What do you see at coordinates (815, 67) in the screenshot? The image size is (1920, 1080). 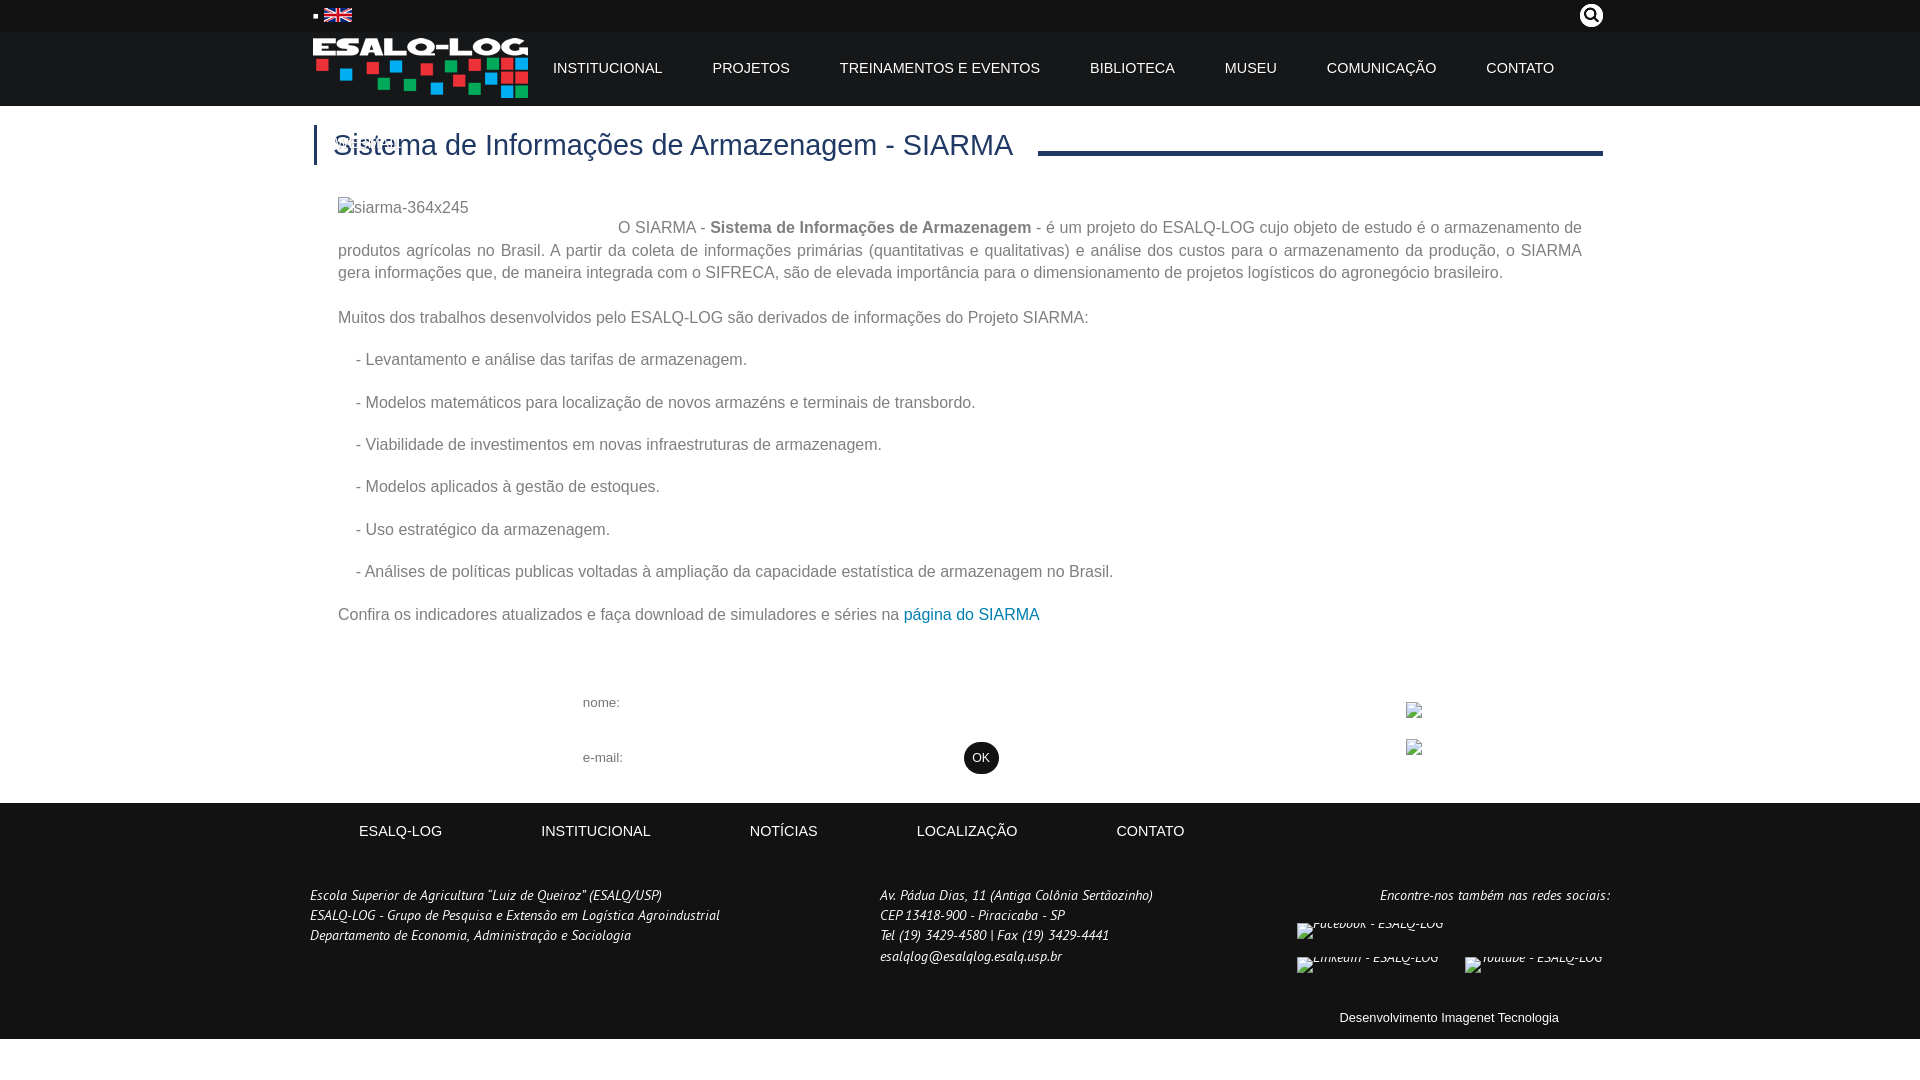 I see `'TREINAMENTOS E EVENTOS'` at bounding box center [815, 67].